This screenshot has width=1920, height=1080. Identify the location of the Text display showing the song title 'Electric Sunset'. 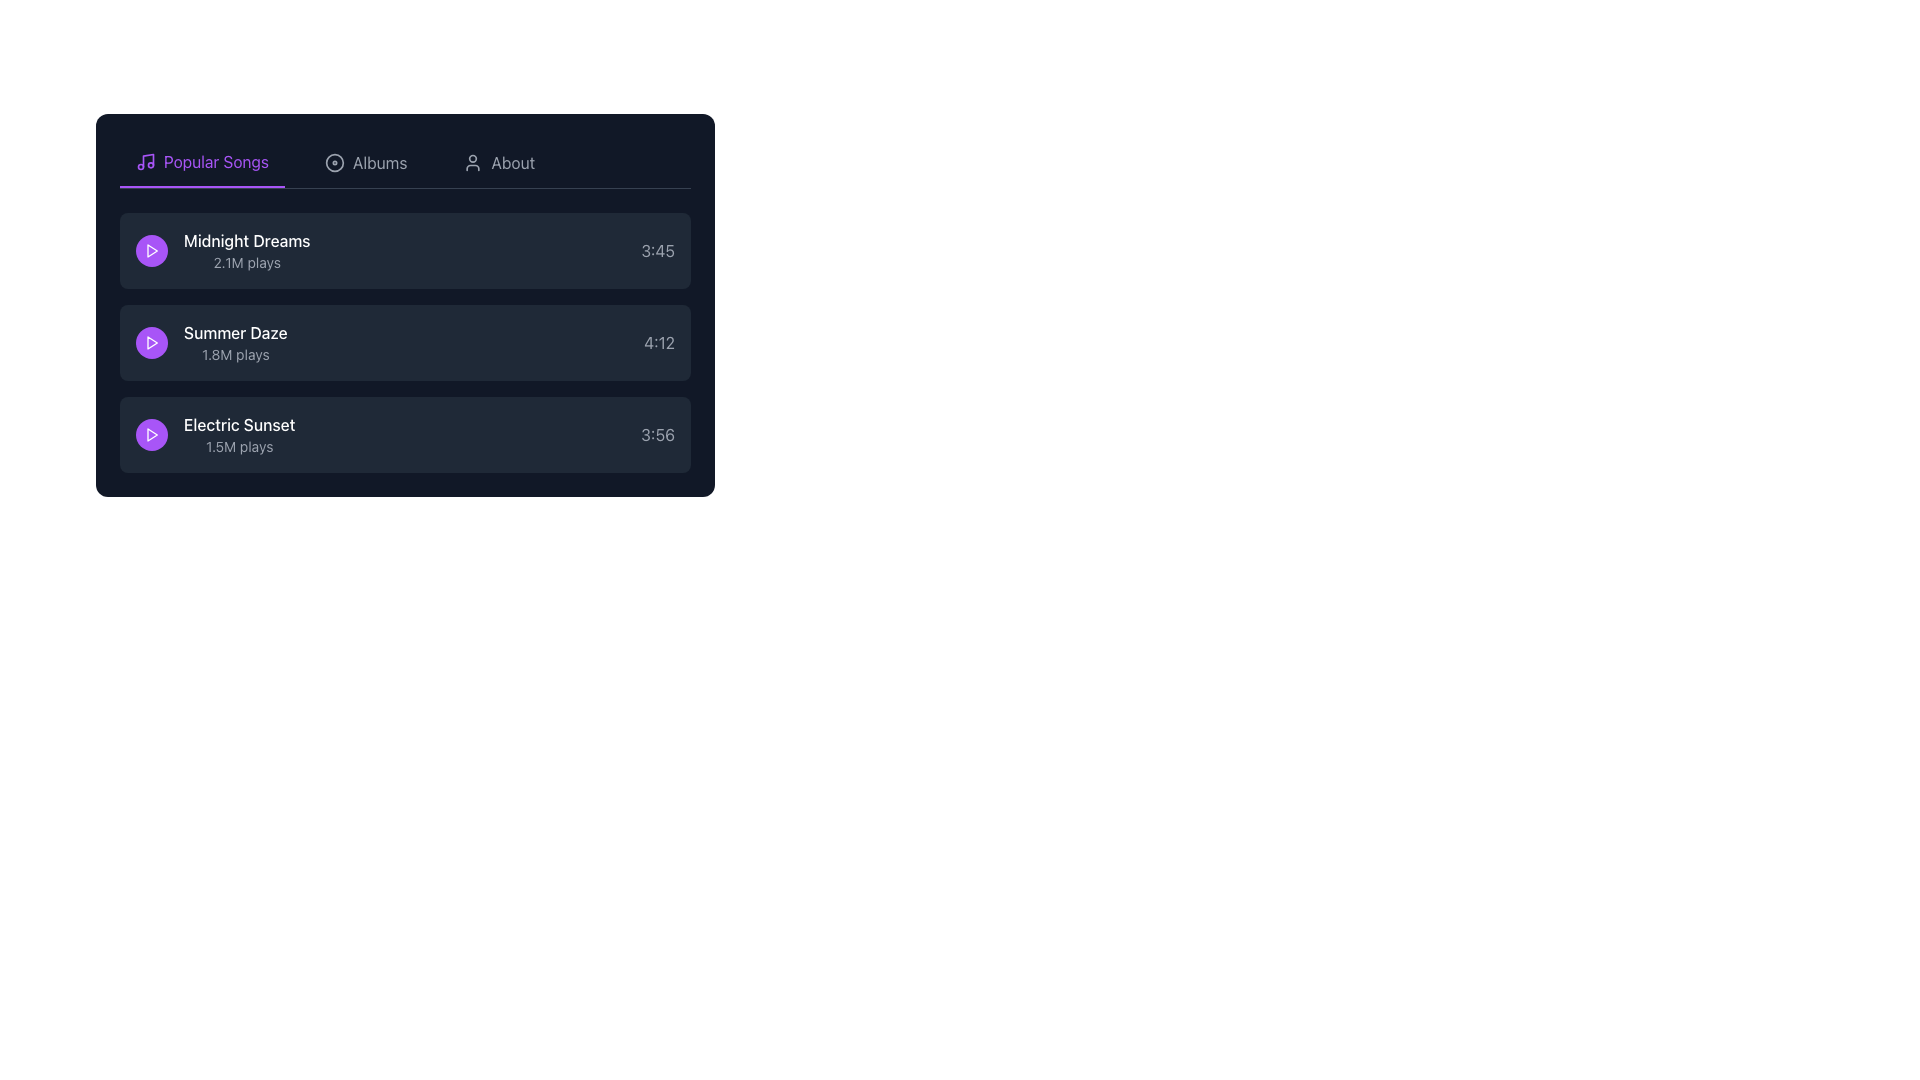
(215, 434).